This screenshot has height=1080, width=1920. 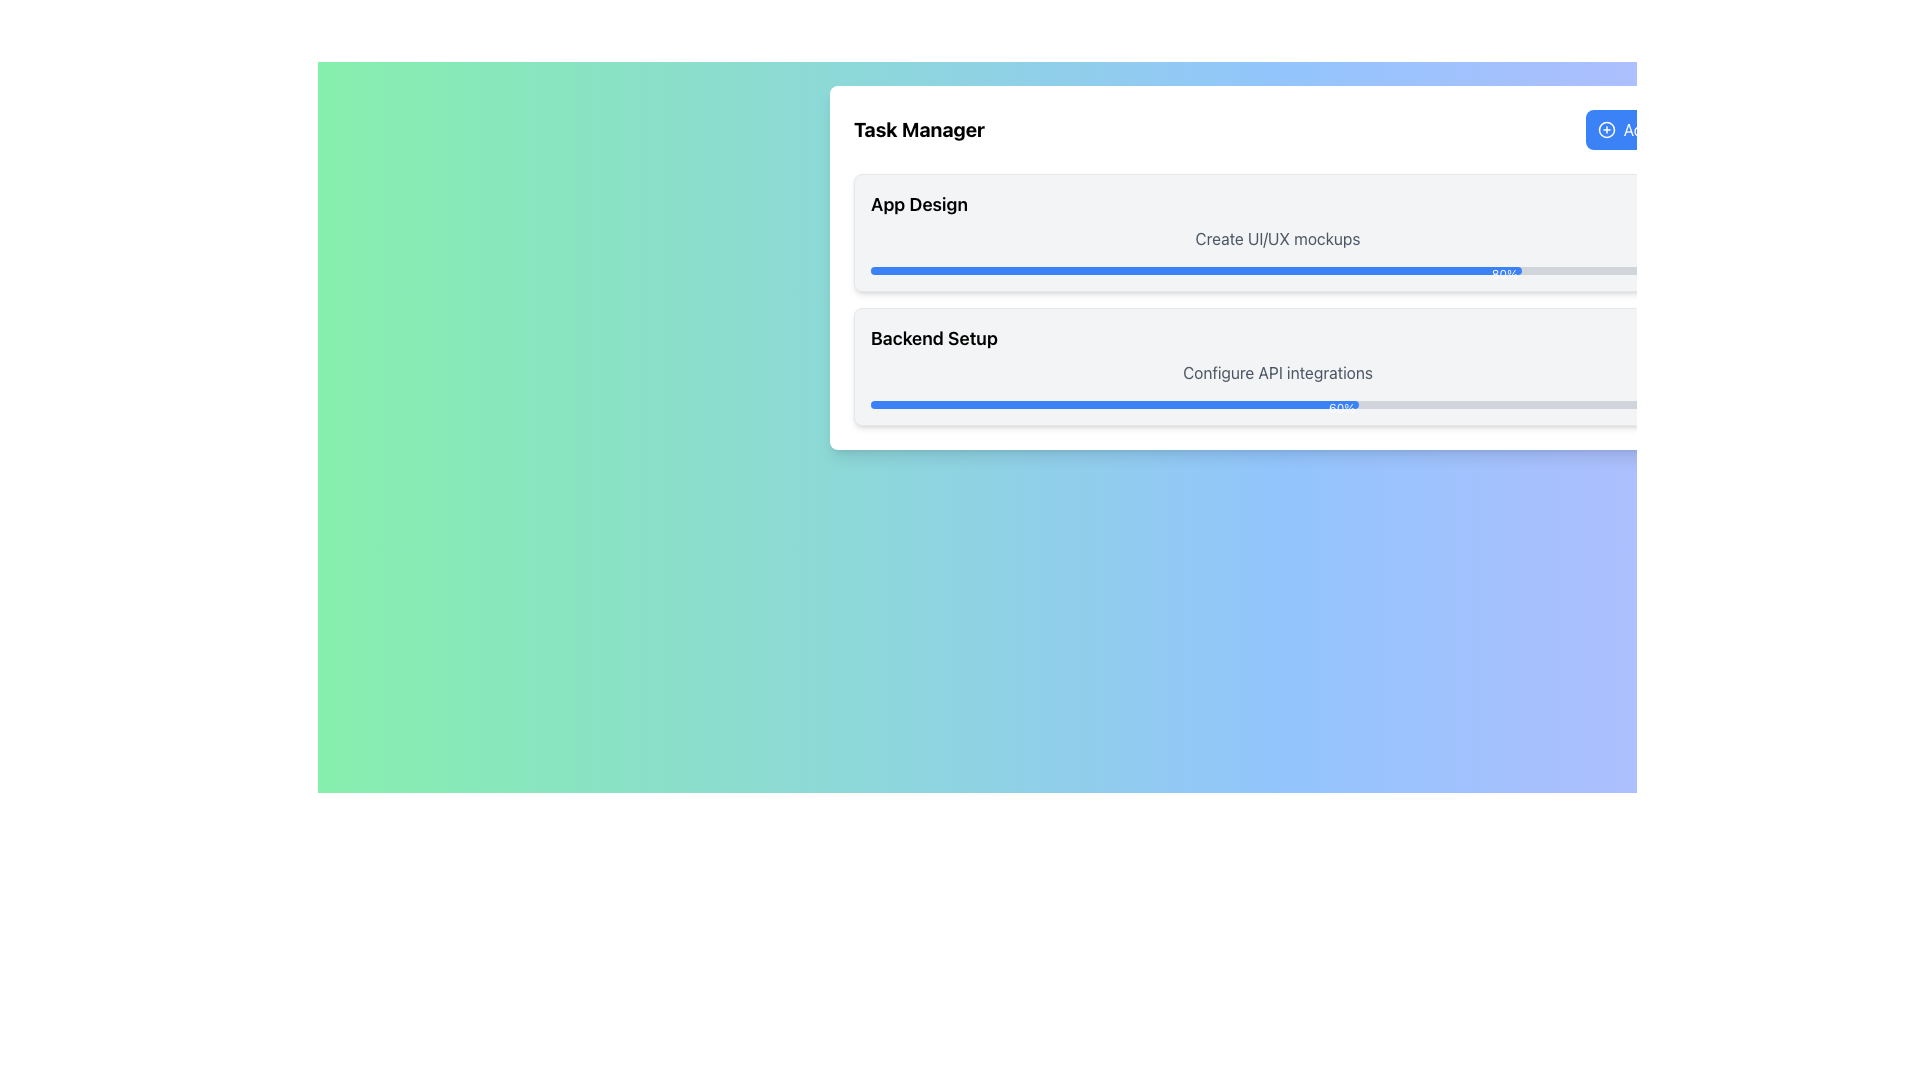 I want to click on the 'circle-plus' icon button located to the left of the 'Add Task' text in the top-right corner of the layout, so click(x=1606, y=130).